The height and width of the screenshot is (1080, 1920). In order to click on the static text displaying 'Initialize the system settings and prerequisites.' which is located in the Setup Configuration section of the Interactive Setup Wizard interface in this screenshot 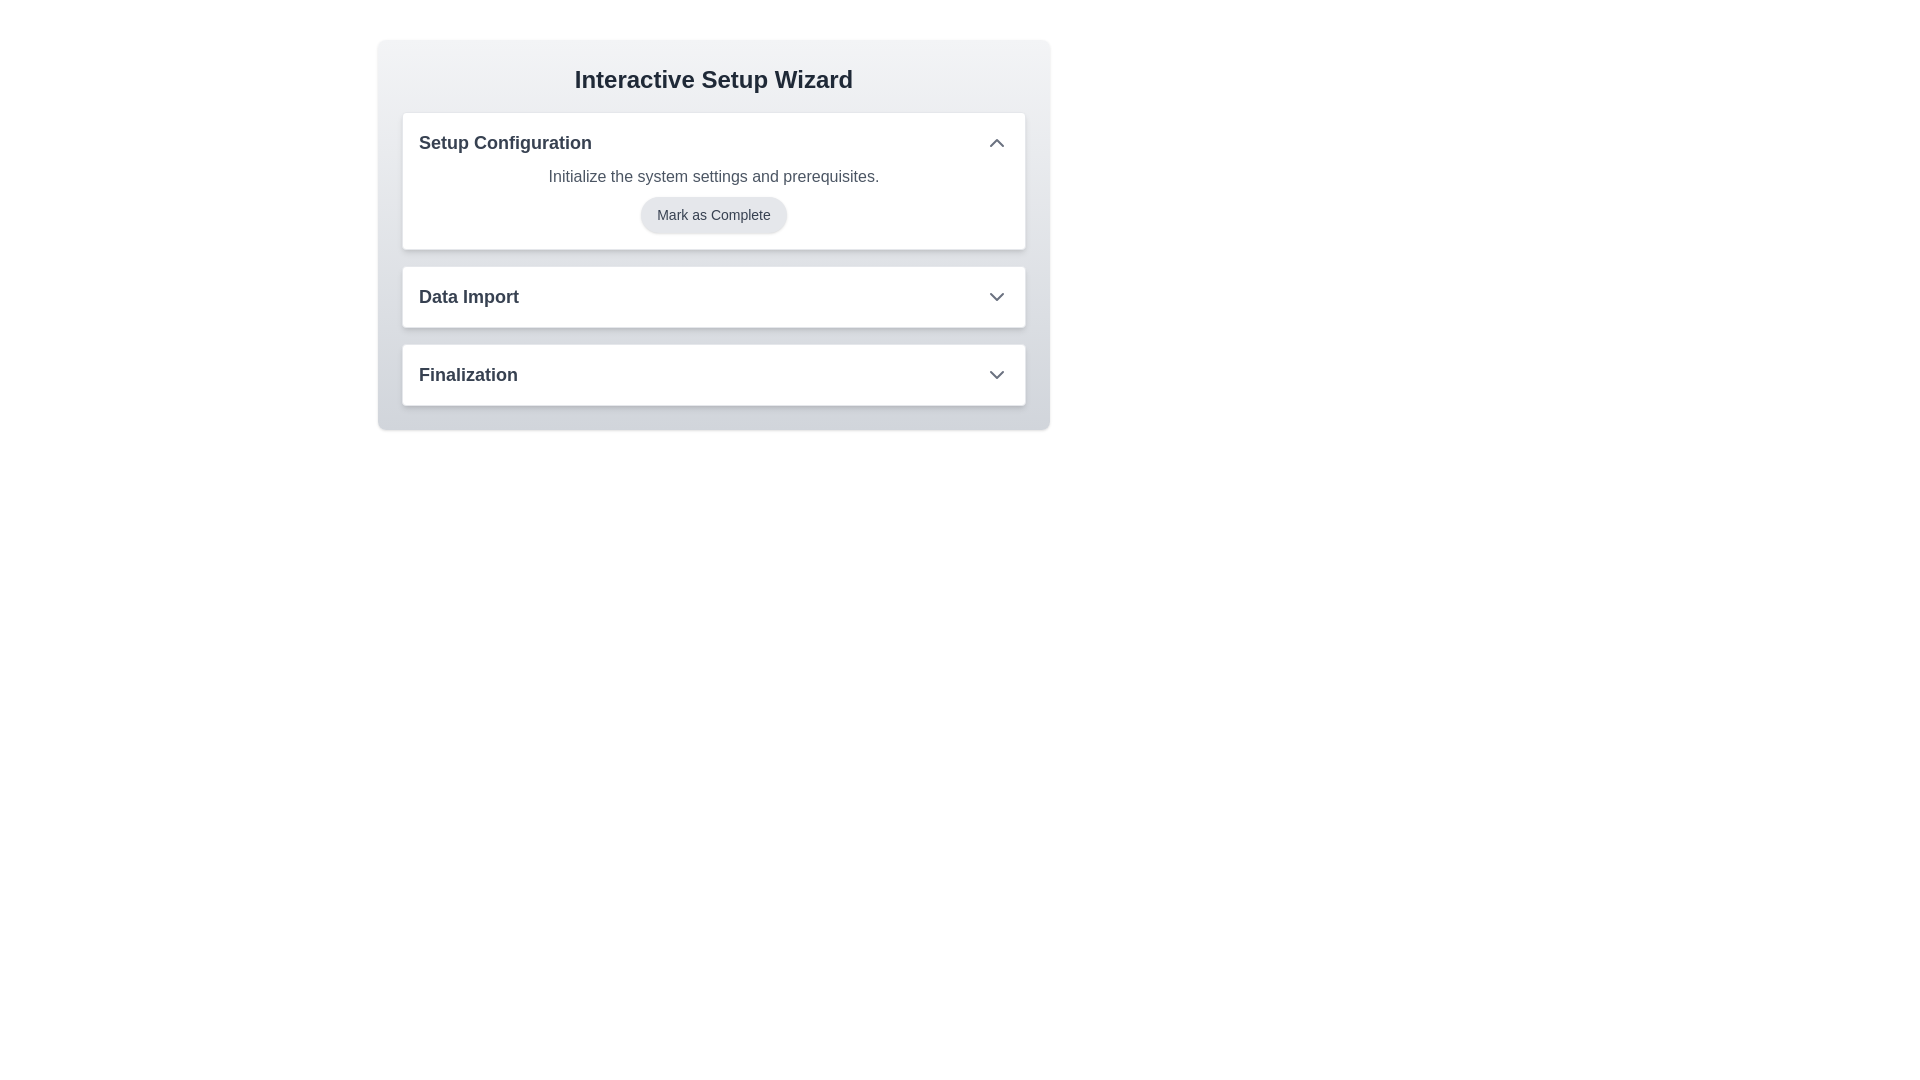, I will do `click(714, 176)`.